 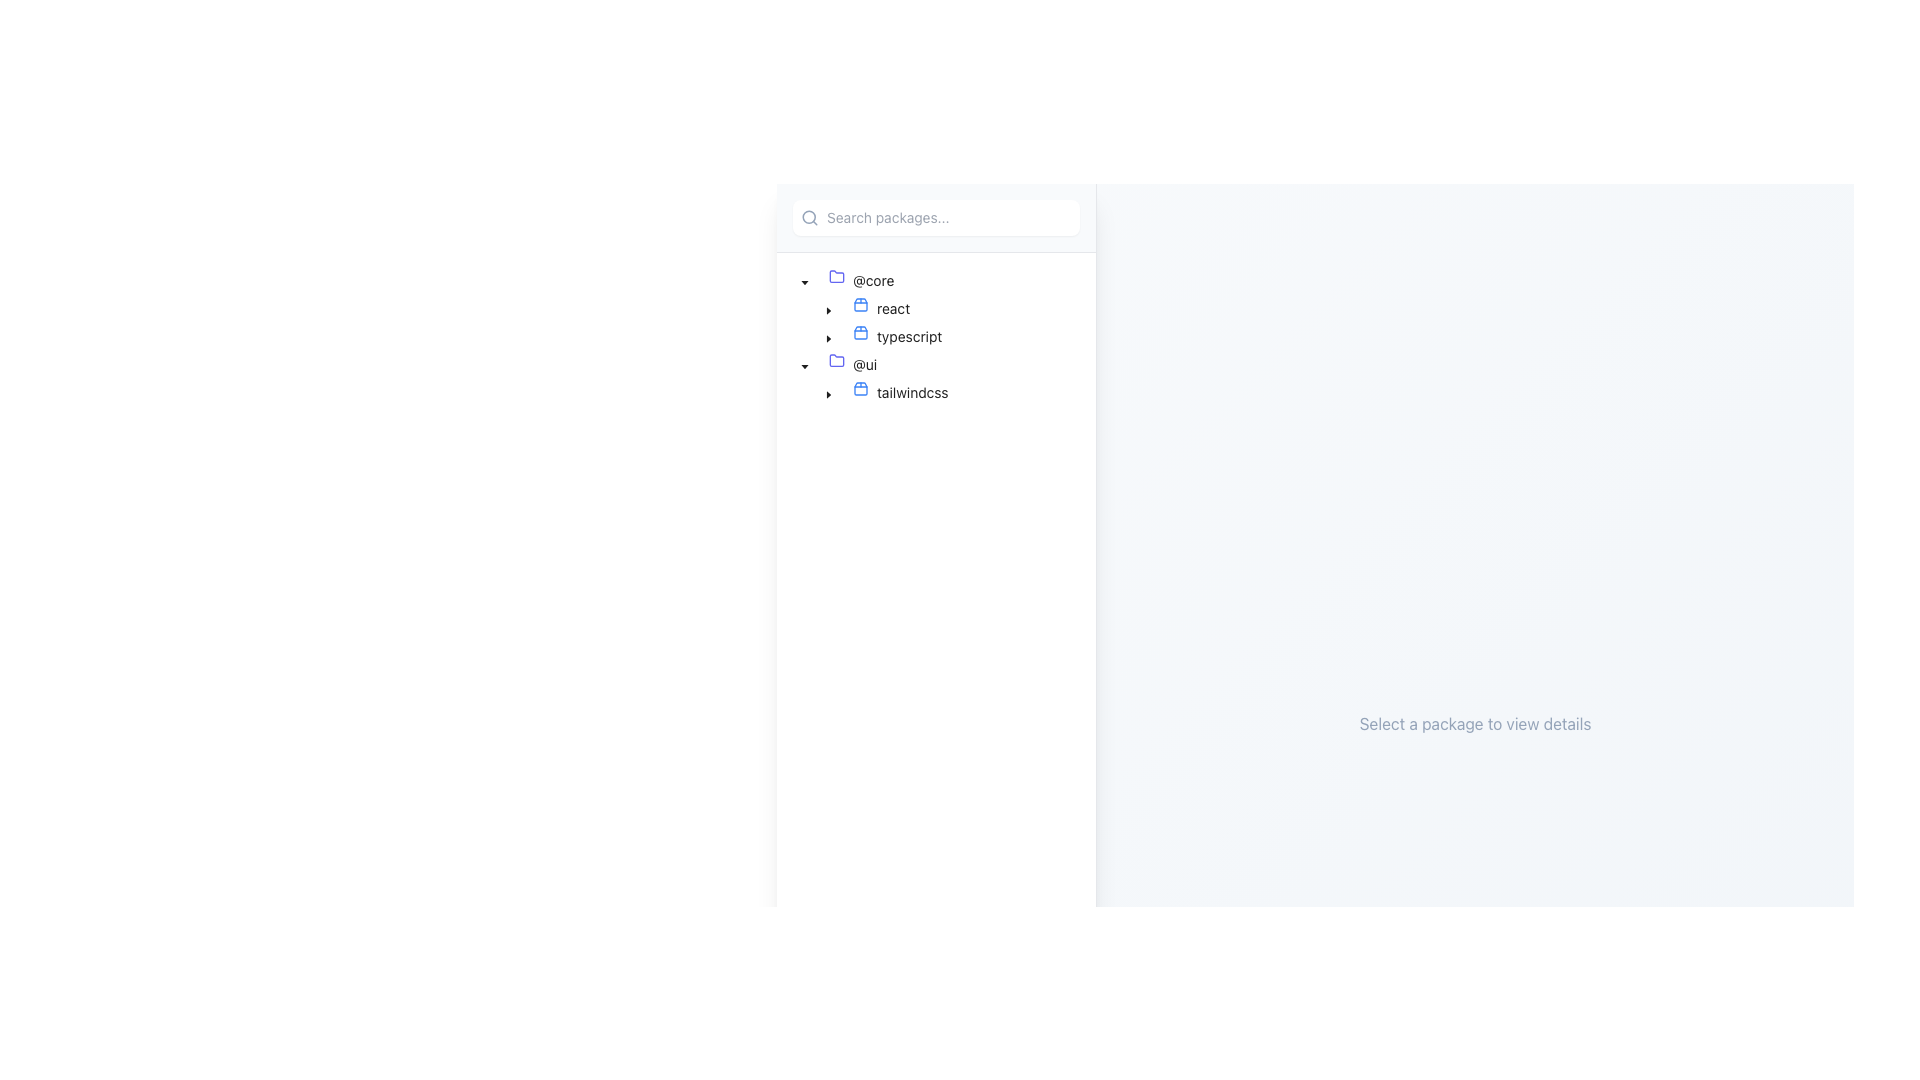 What do you see at coordinates (836, 358) in the screenshot?
I see `the folder icon representing the '@ui' category, which is the first icon in the second folder group labeled '@ui'` at bounding box center [836, 358].